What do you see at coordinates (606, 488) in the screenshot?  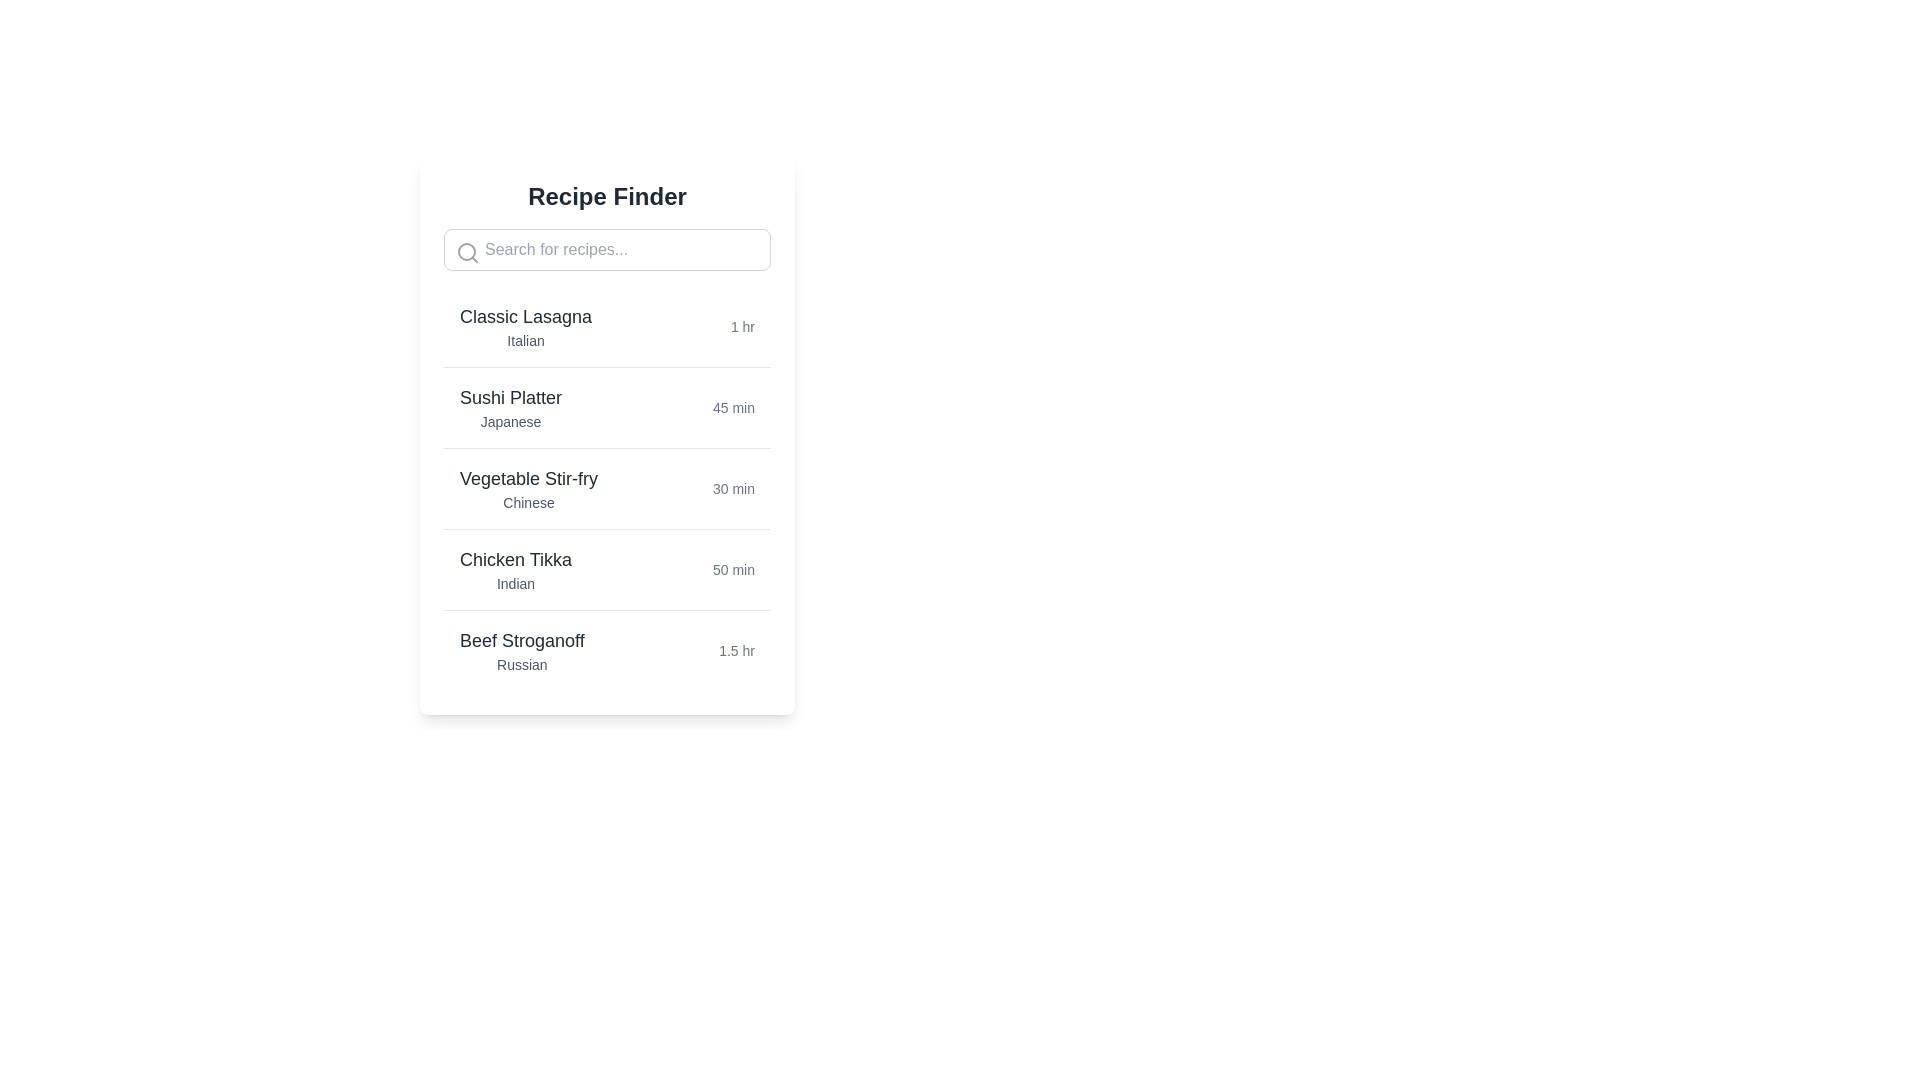 I see `the third list item titled 'Vegetable Stir-fry' in the recipe list` at bounding box center [606, 488].